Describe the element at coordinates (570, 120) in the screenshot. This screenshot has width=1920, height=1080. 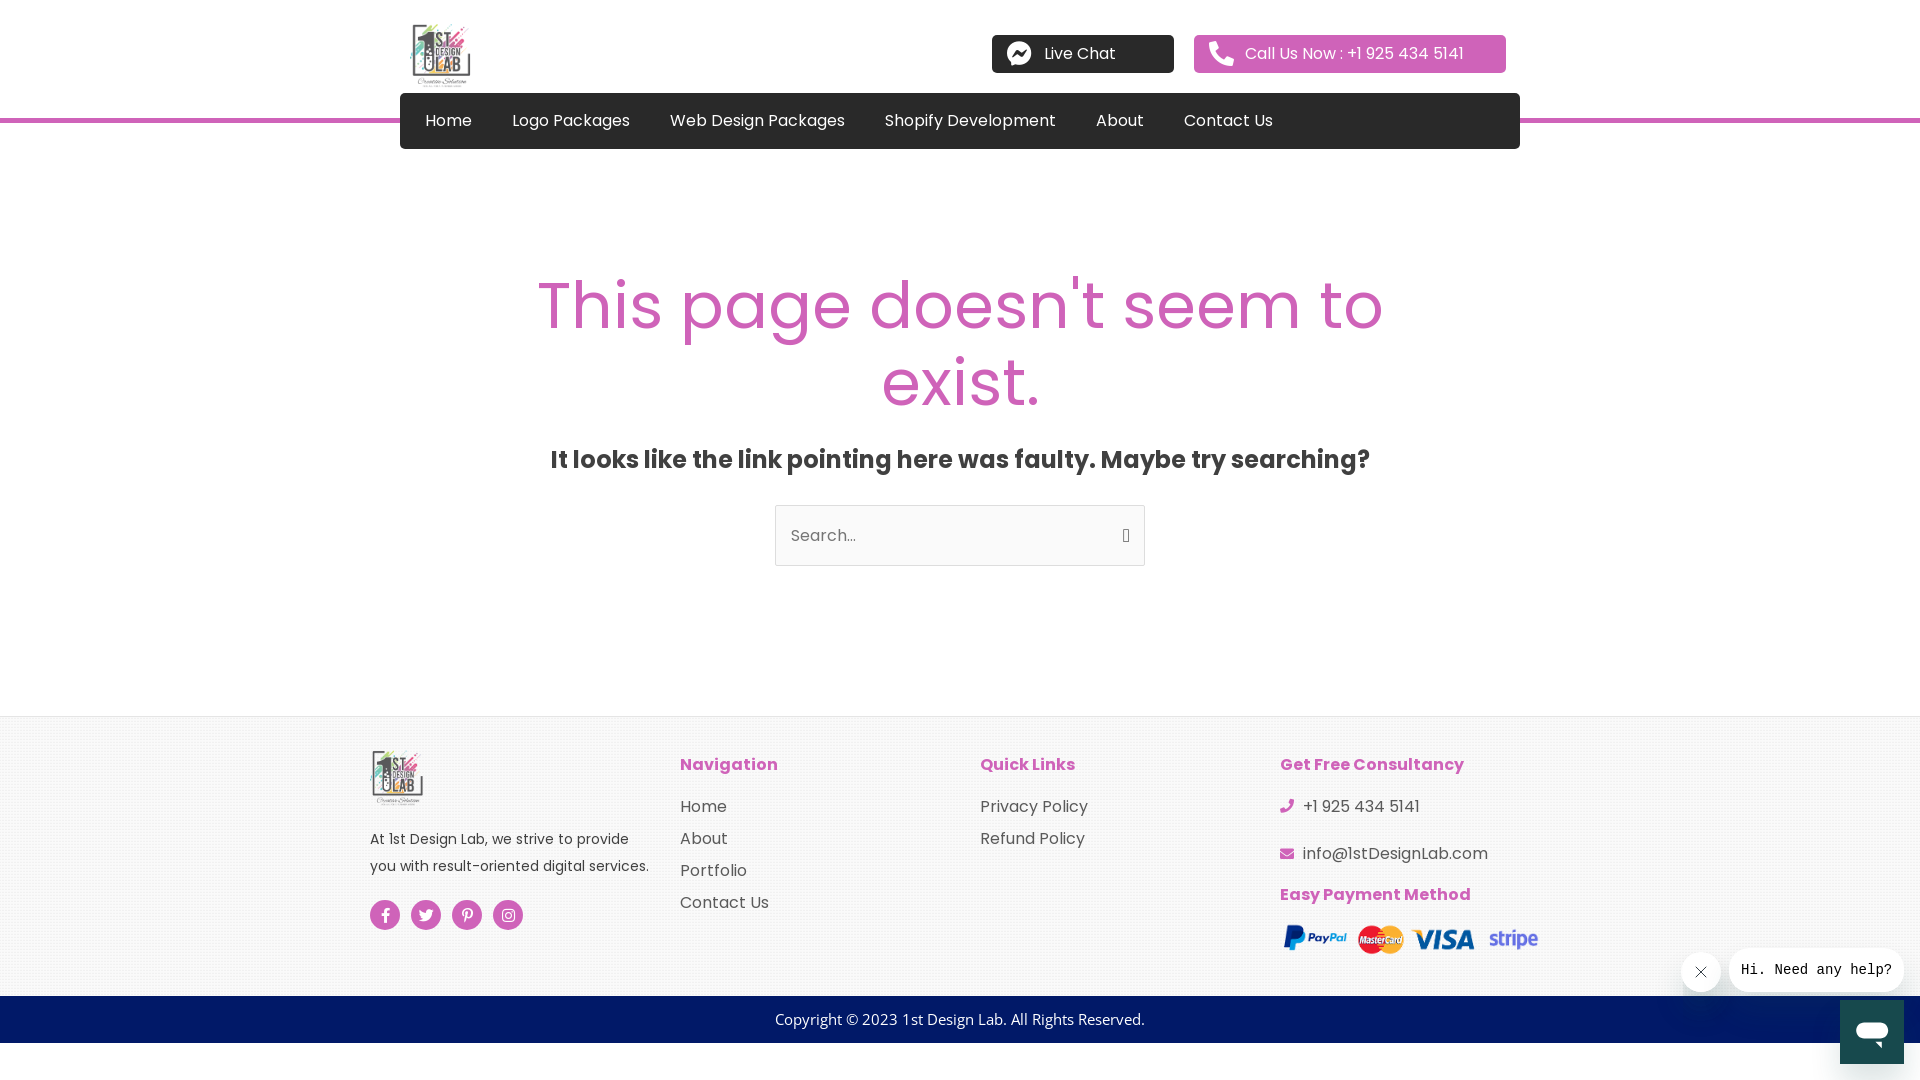
I see `'Logo Packages'` at that location.